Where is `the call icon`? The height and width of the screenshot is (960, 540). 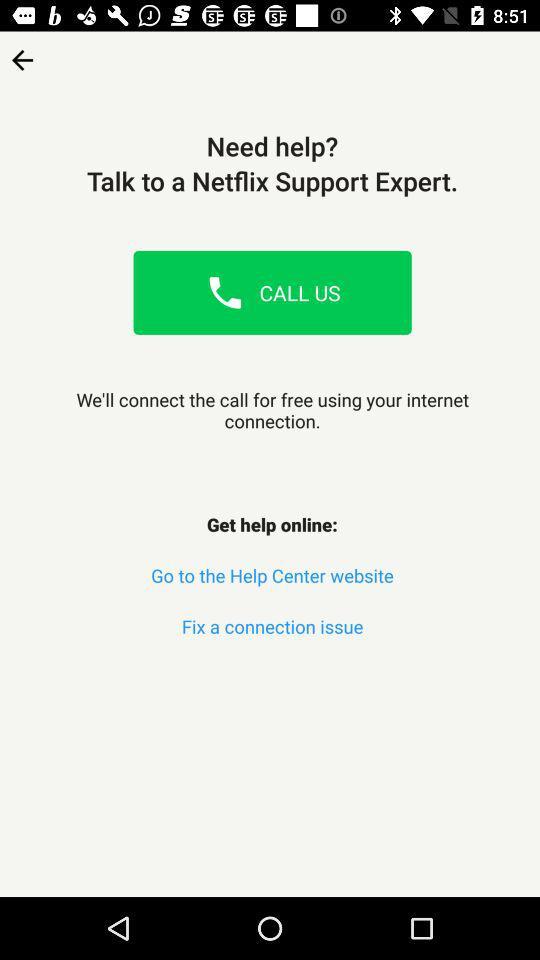 the call icon is located at coordinates (224, 291).